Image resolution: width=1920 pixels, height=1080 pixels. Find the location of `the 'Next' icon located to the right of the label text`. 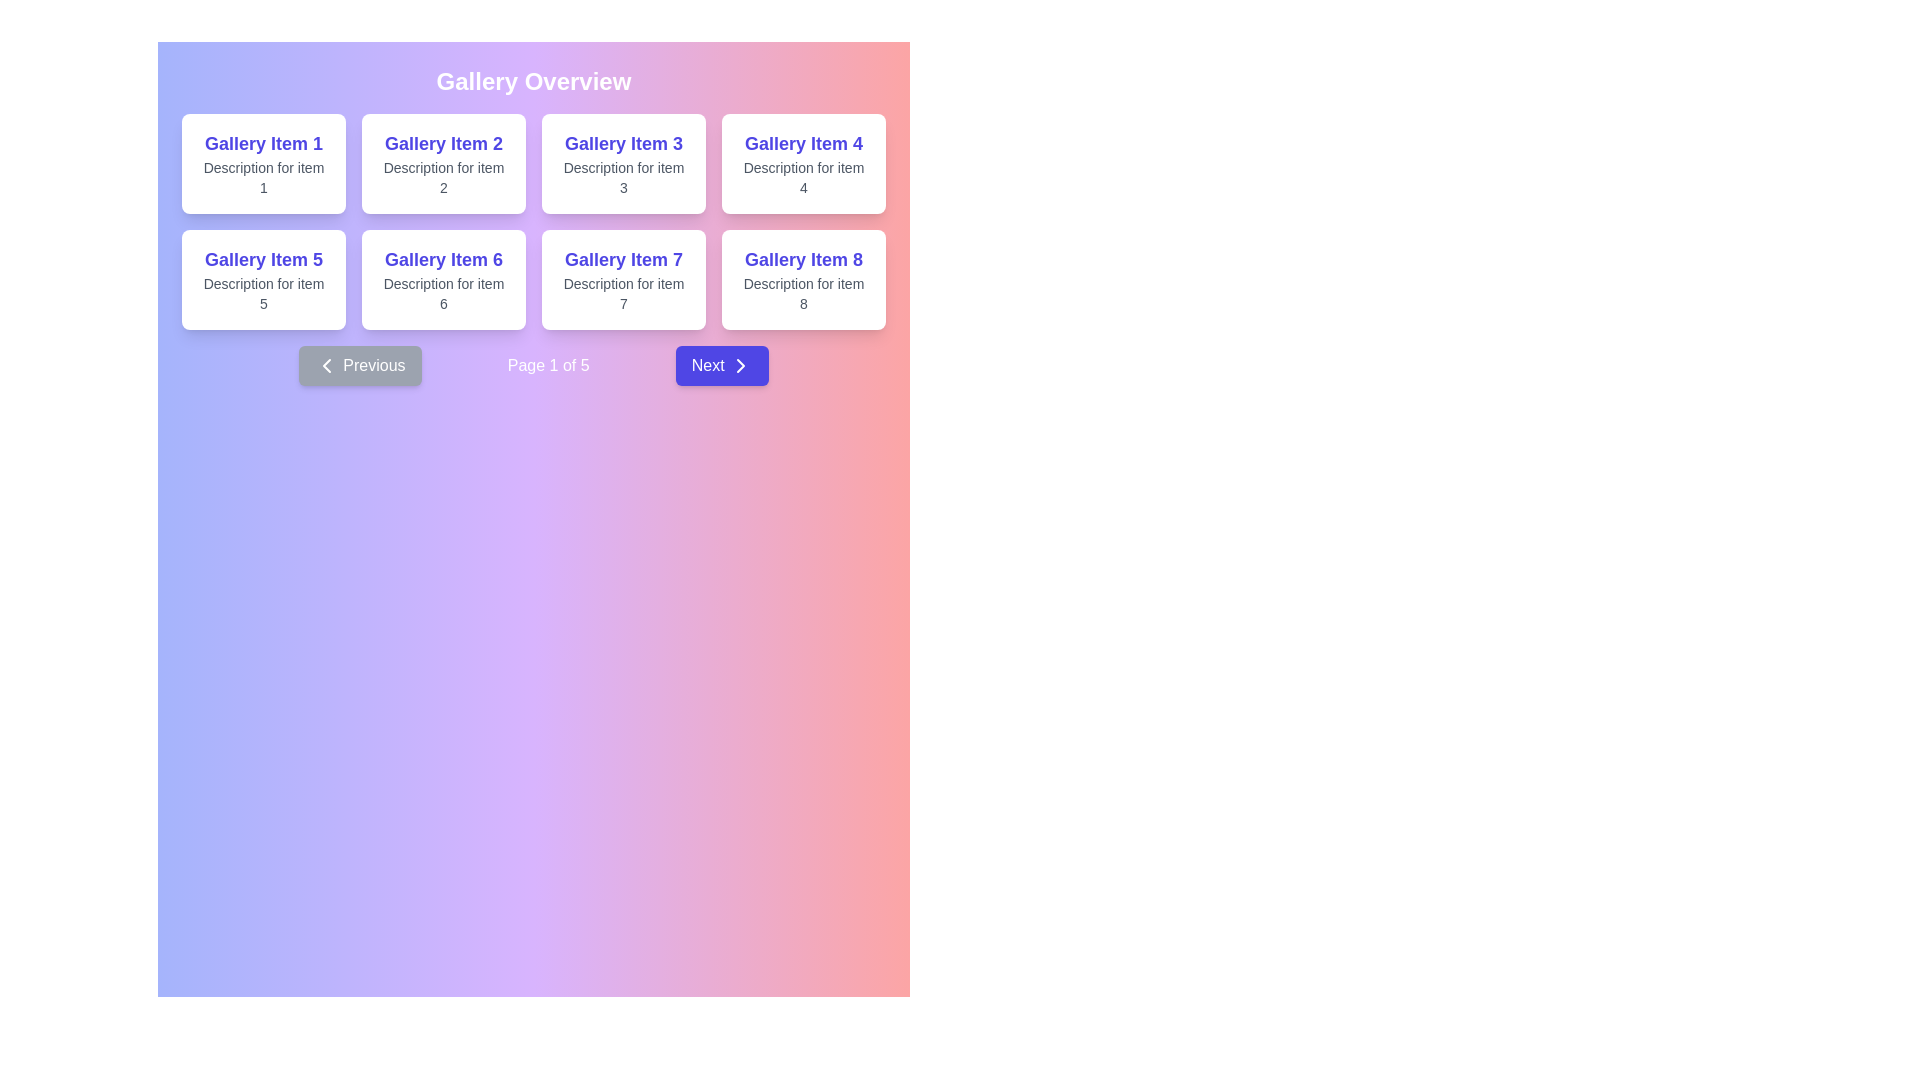

the 'Next' icon located to the right of the label text is located at coordinates (739, 366).